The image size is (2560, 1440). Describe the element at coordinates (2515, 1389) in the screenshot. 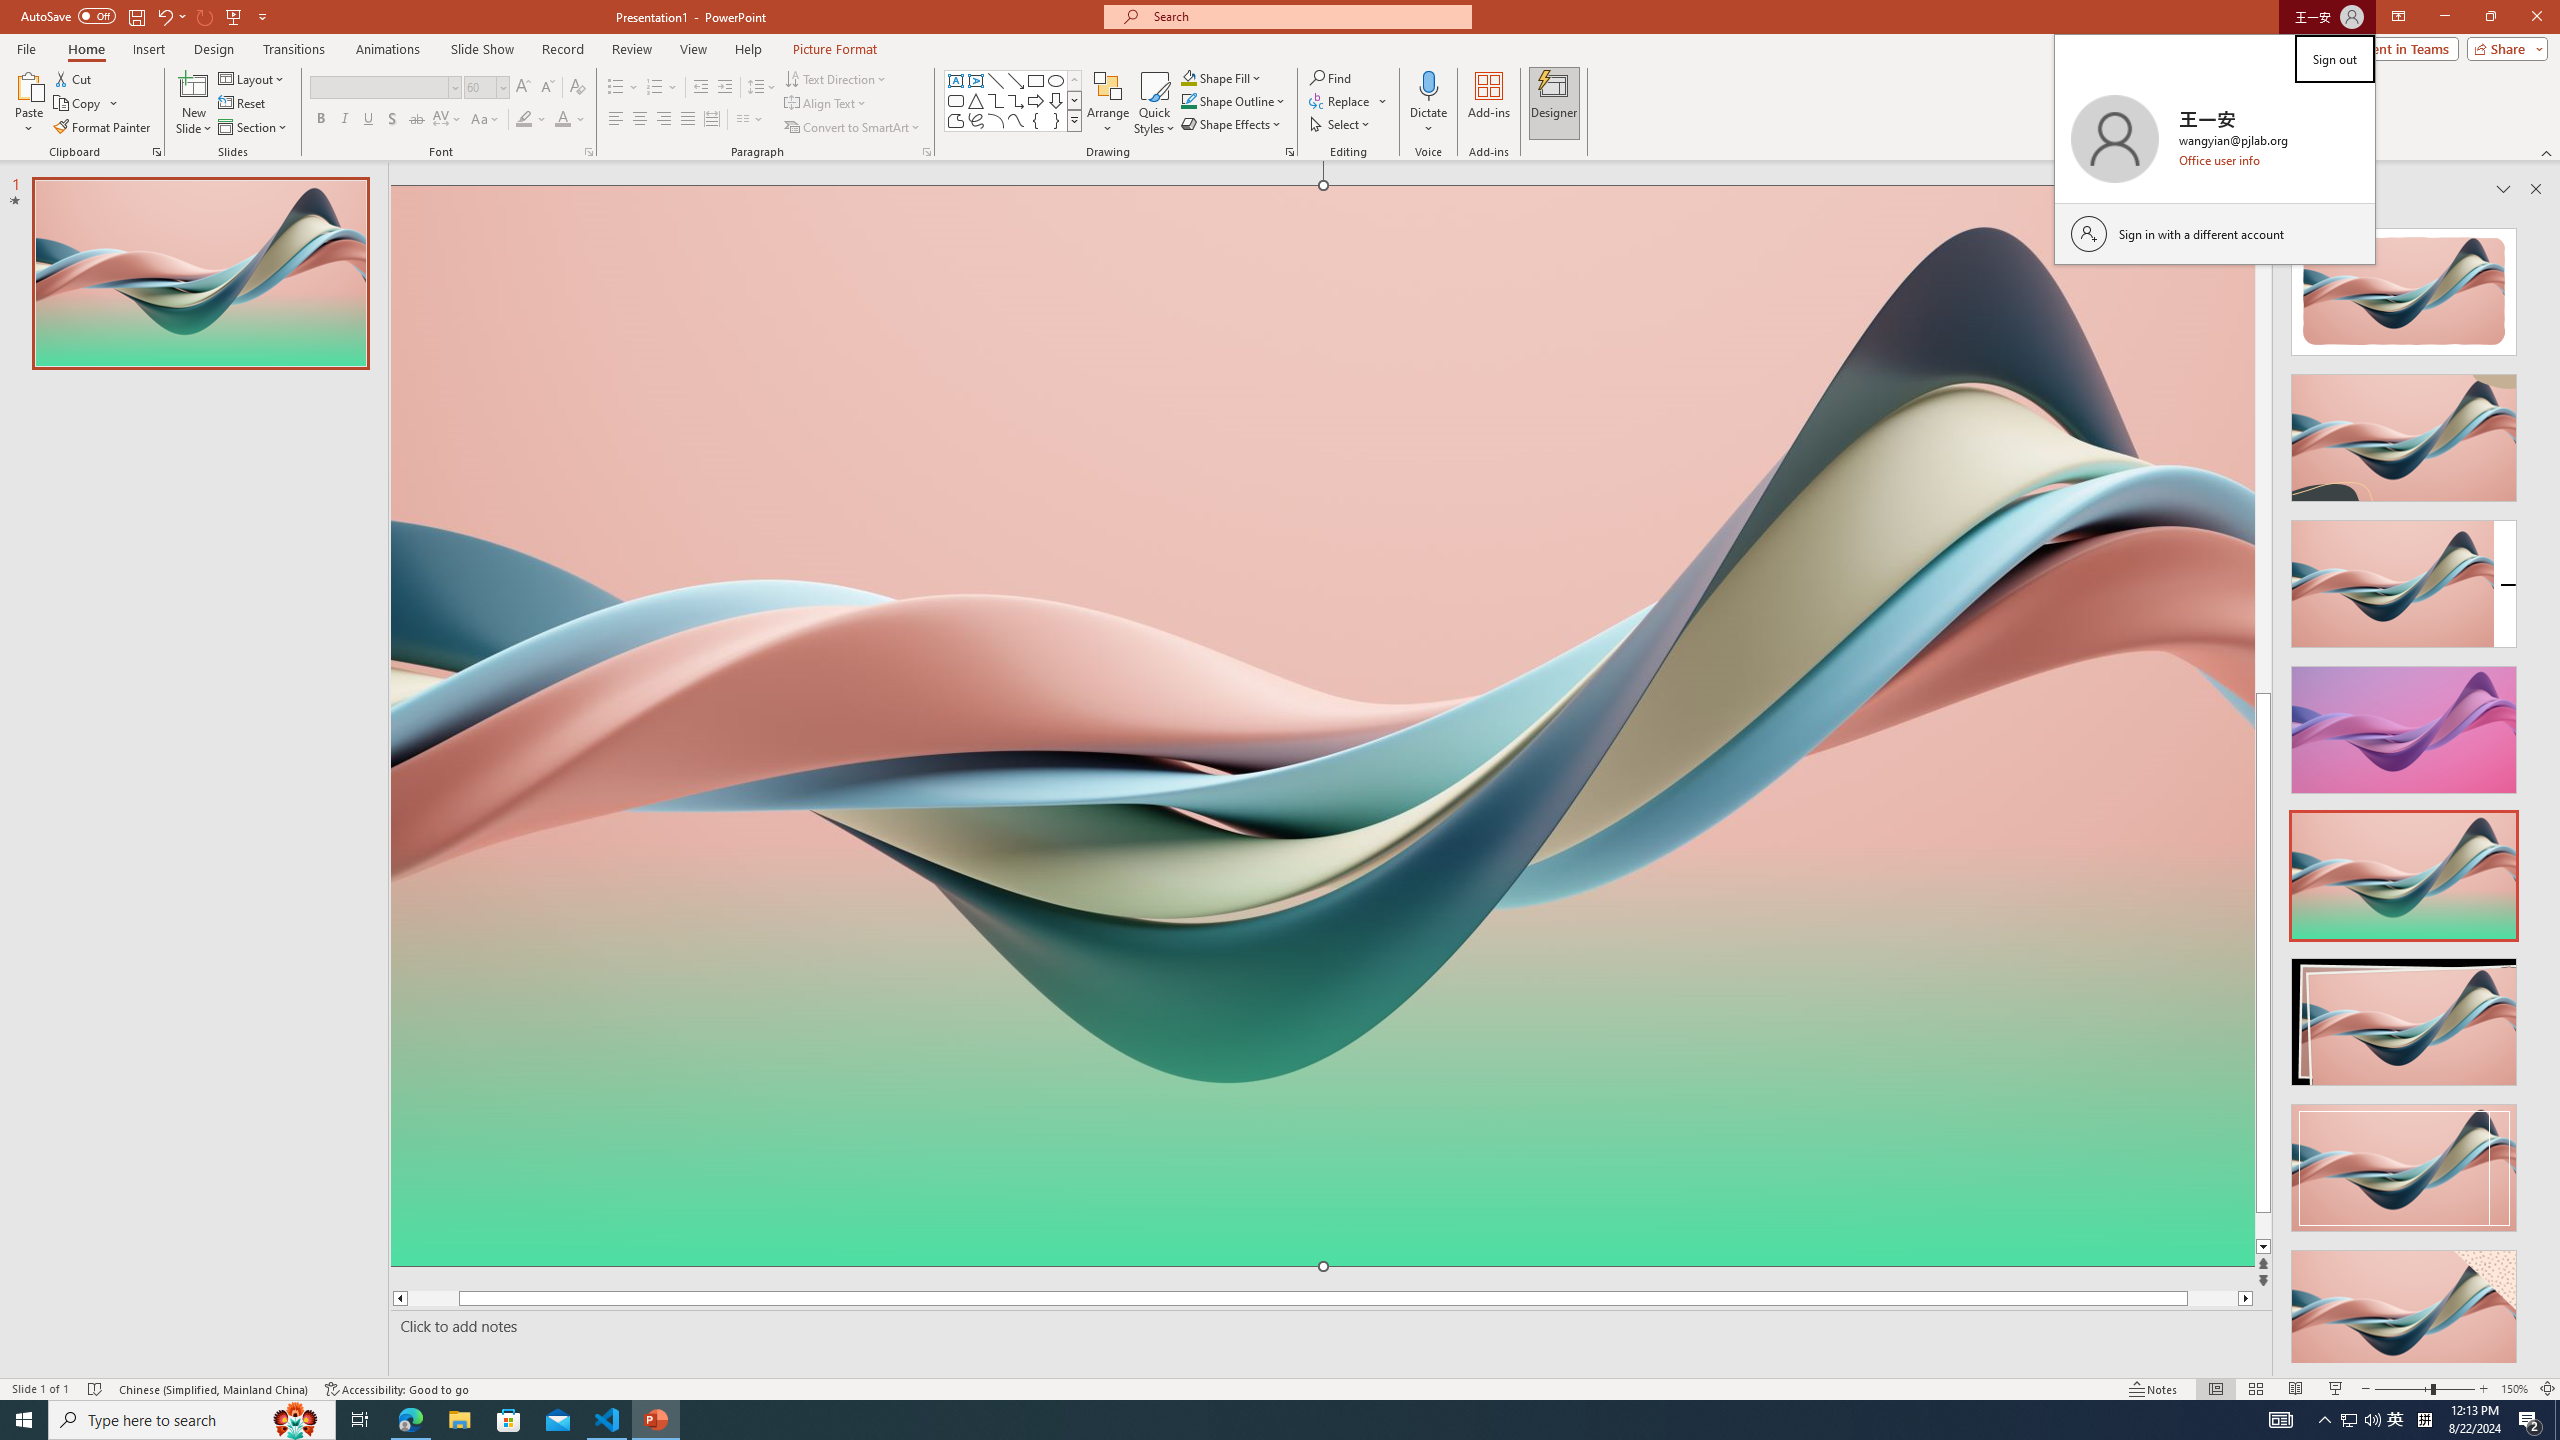

I see `'Zoom 150%'` at that location.